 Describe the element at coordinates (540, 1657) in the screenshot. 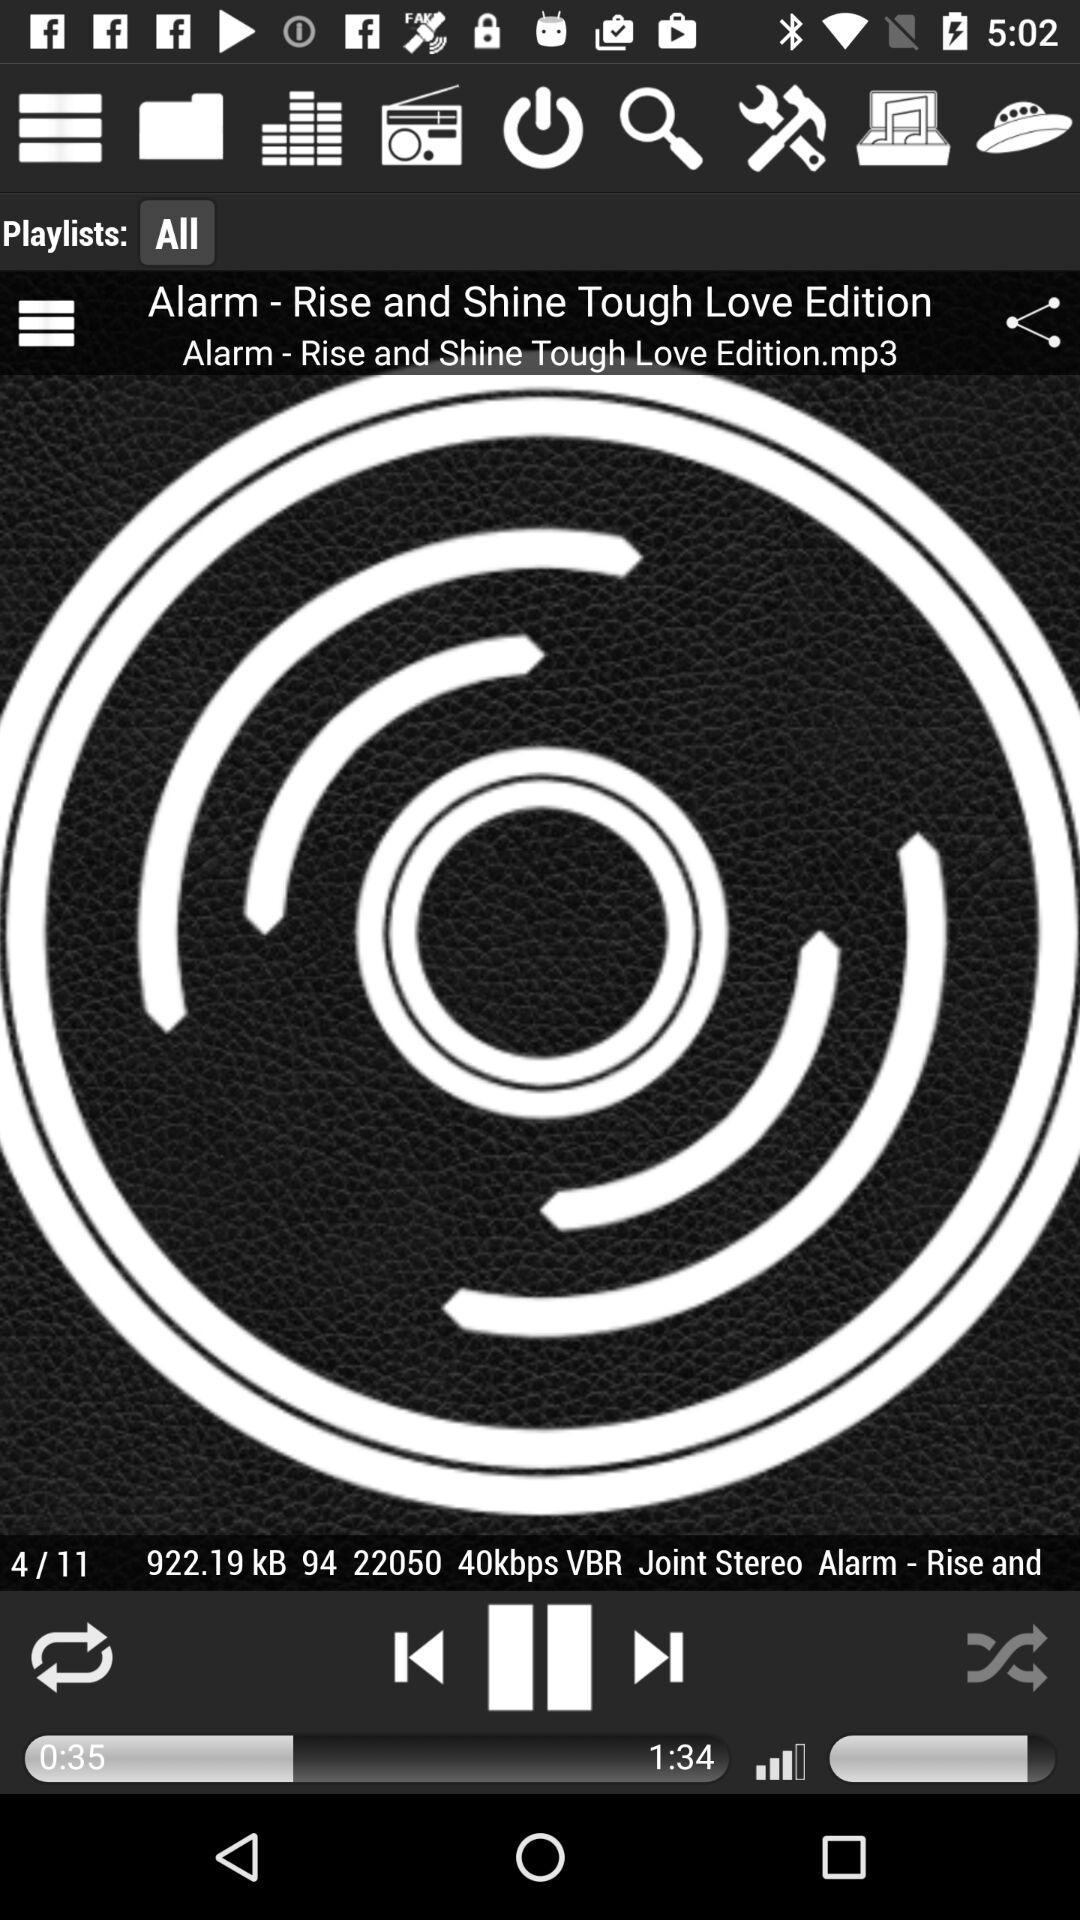

I see `the pause icon` at that location.